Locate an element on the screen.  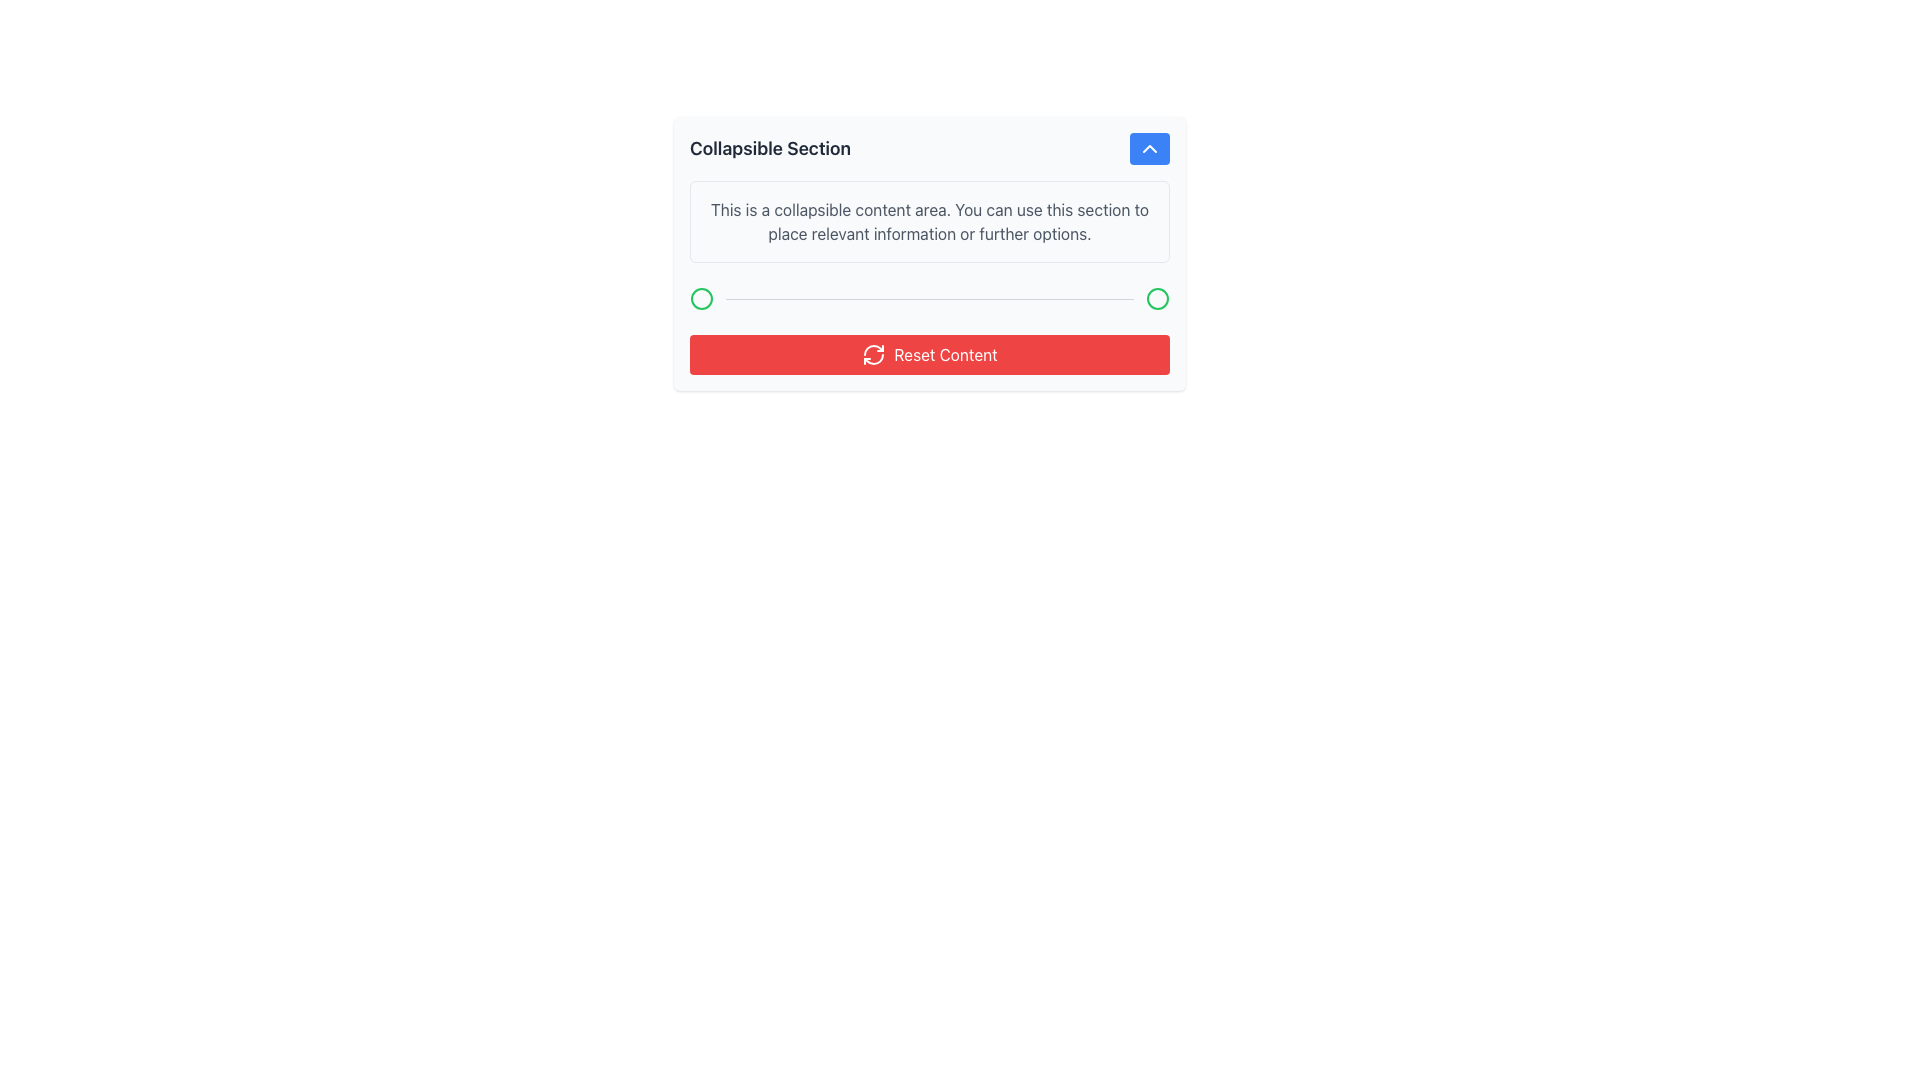
the collapsible Text Block located below the 'Collapsible Section' heading and above the horizontal divider with green indicators and the 'Reset Content' button is located at coordinates (929, 222).